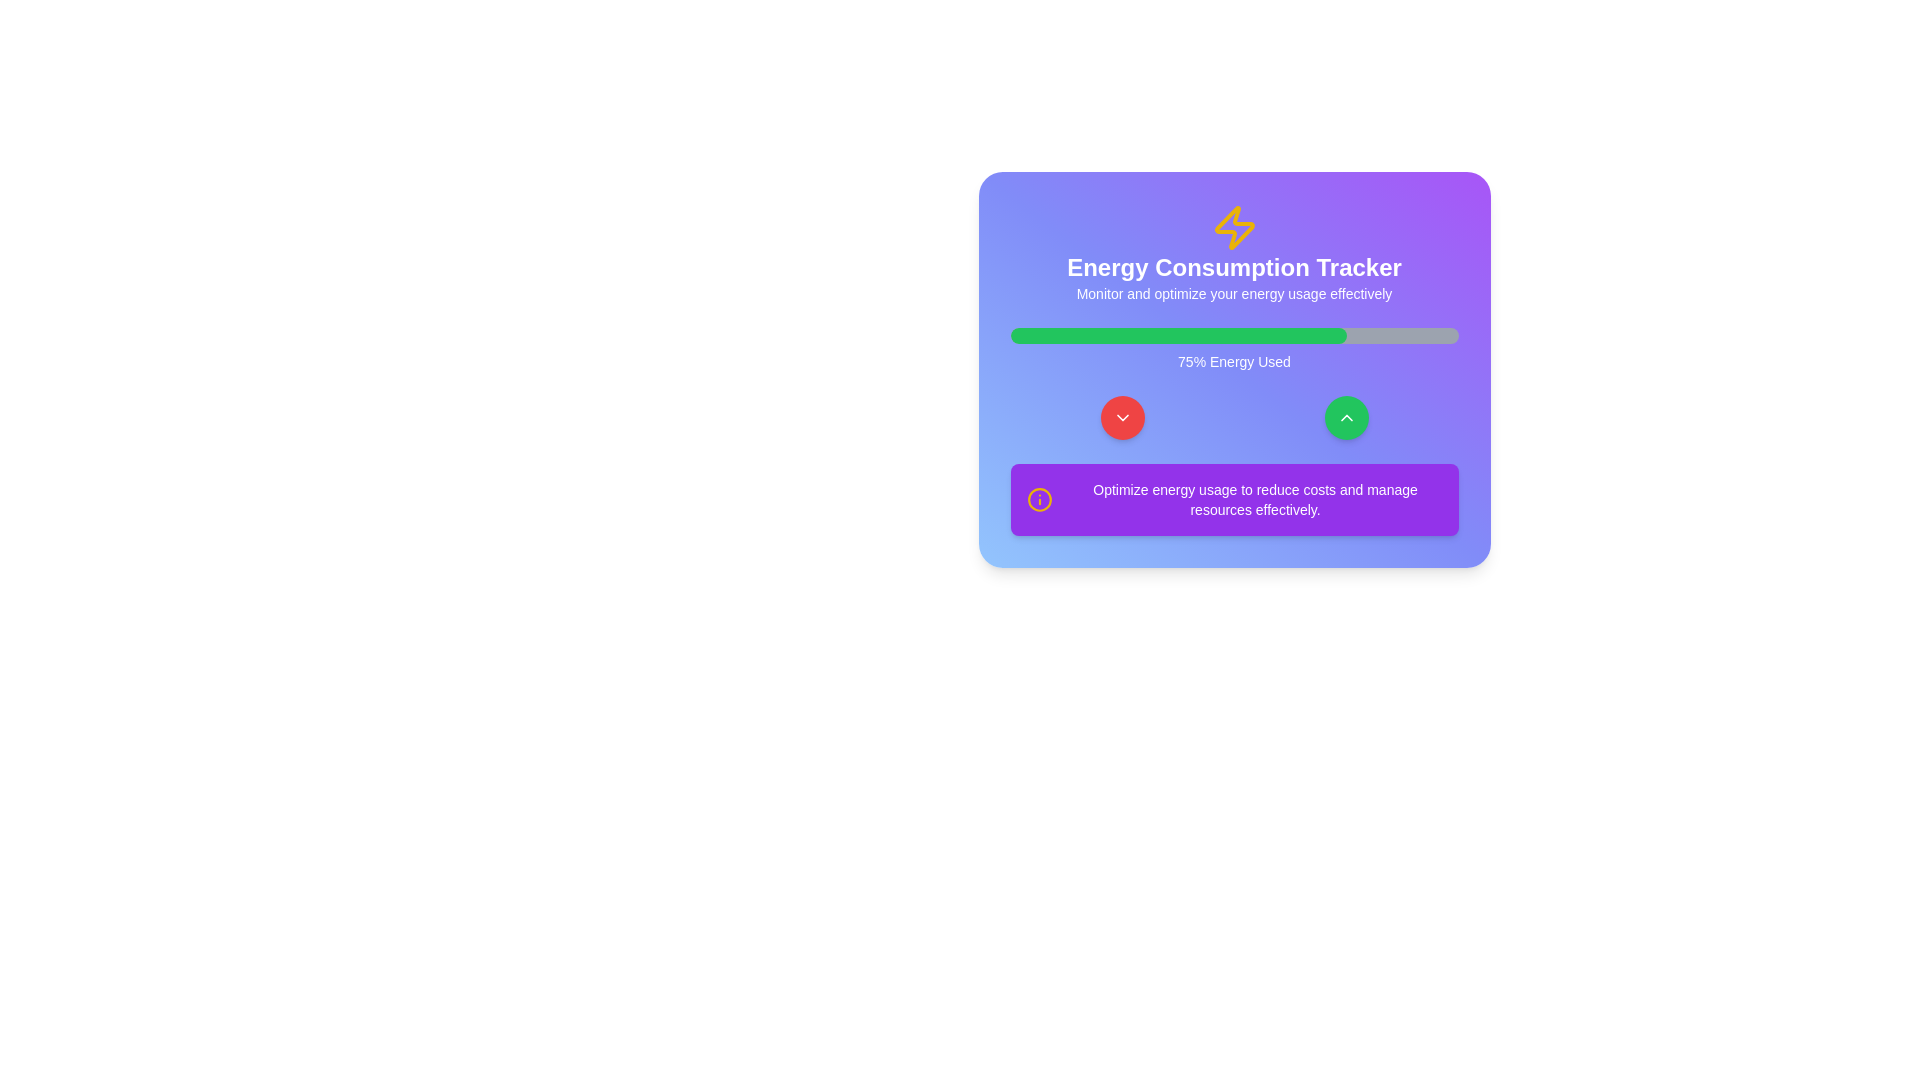  I want to click on the interactive button in the button group located near the lower half of the card component, positioned between the progress bar and the purple informational box, so click(1233, 416).